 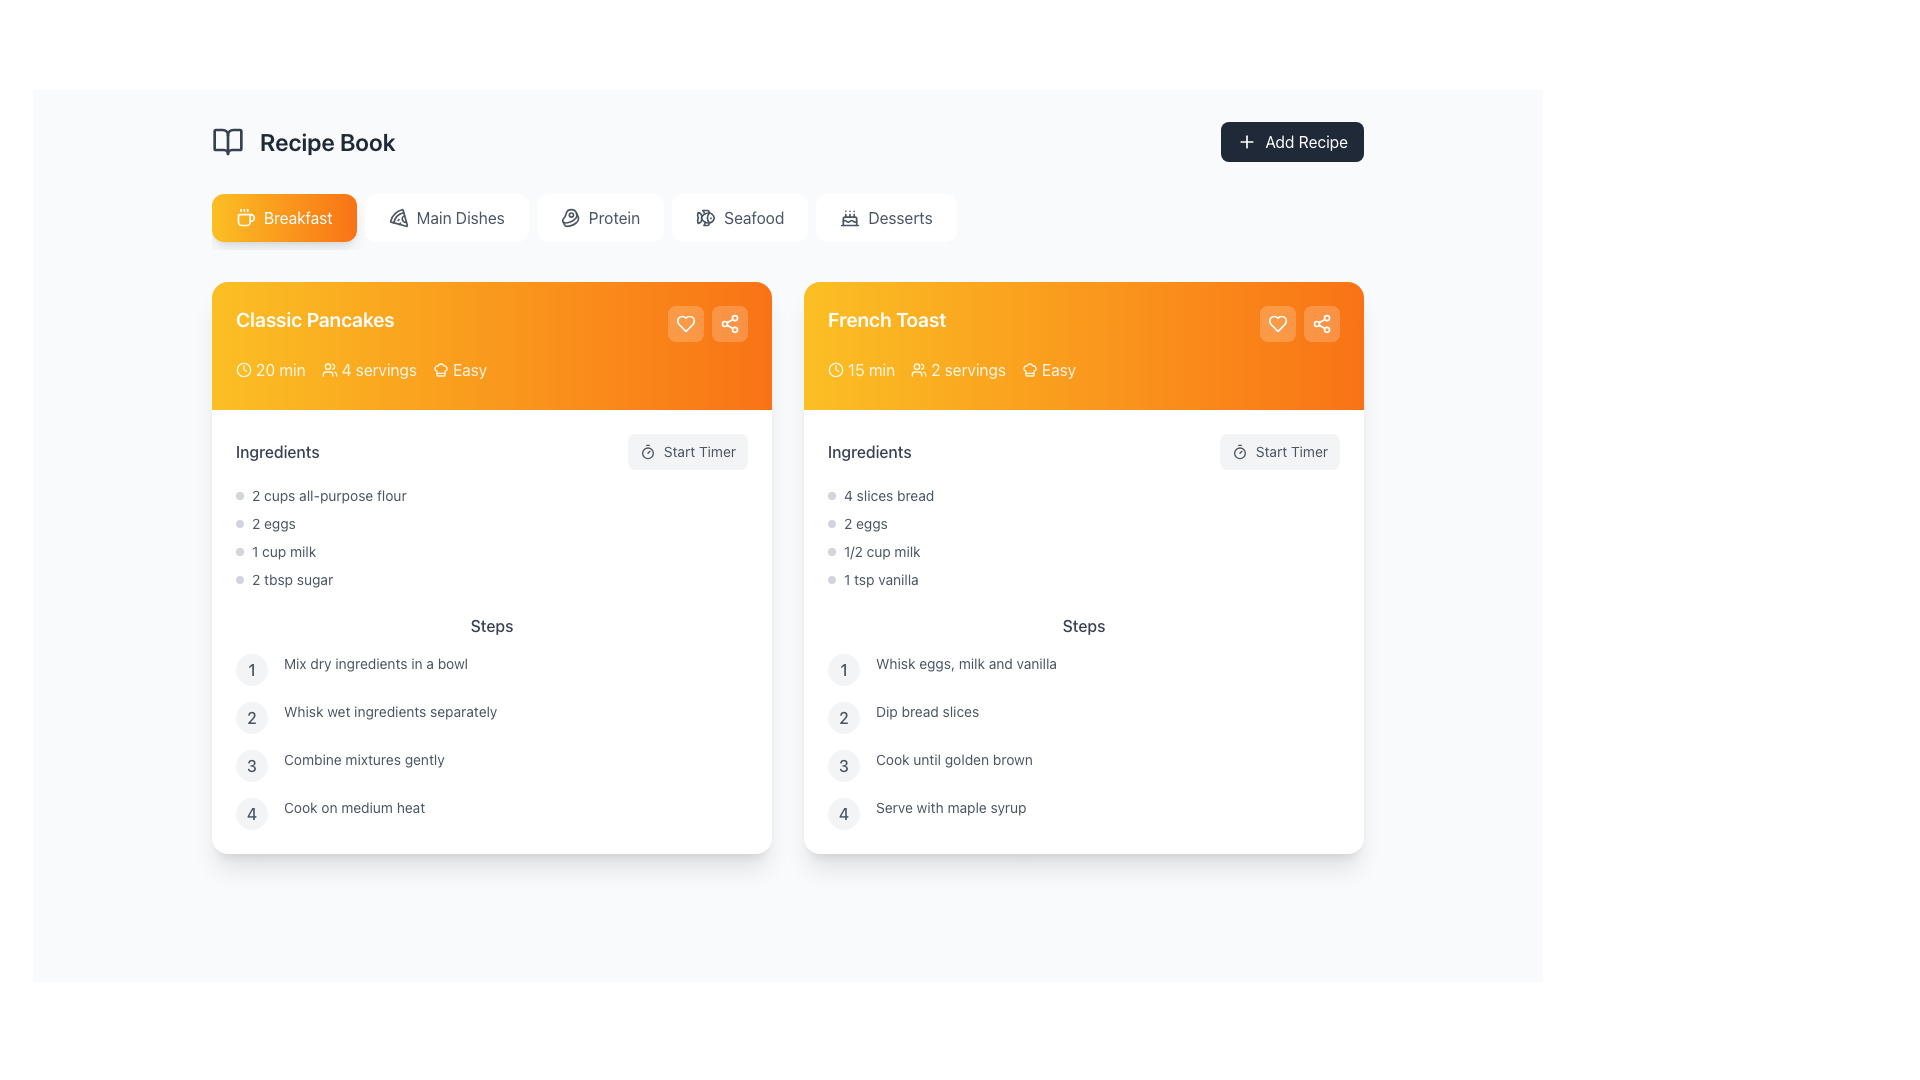 I want to click on the static text element displaying the ingredient quantity and type for the recipe, which is the first item in the list under the 'Ingredients' section of the 'French Toast' card, so click(x=888, y=495).